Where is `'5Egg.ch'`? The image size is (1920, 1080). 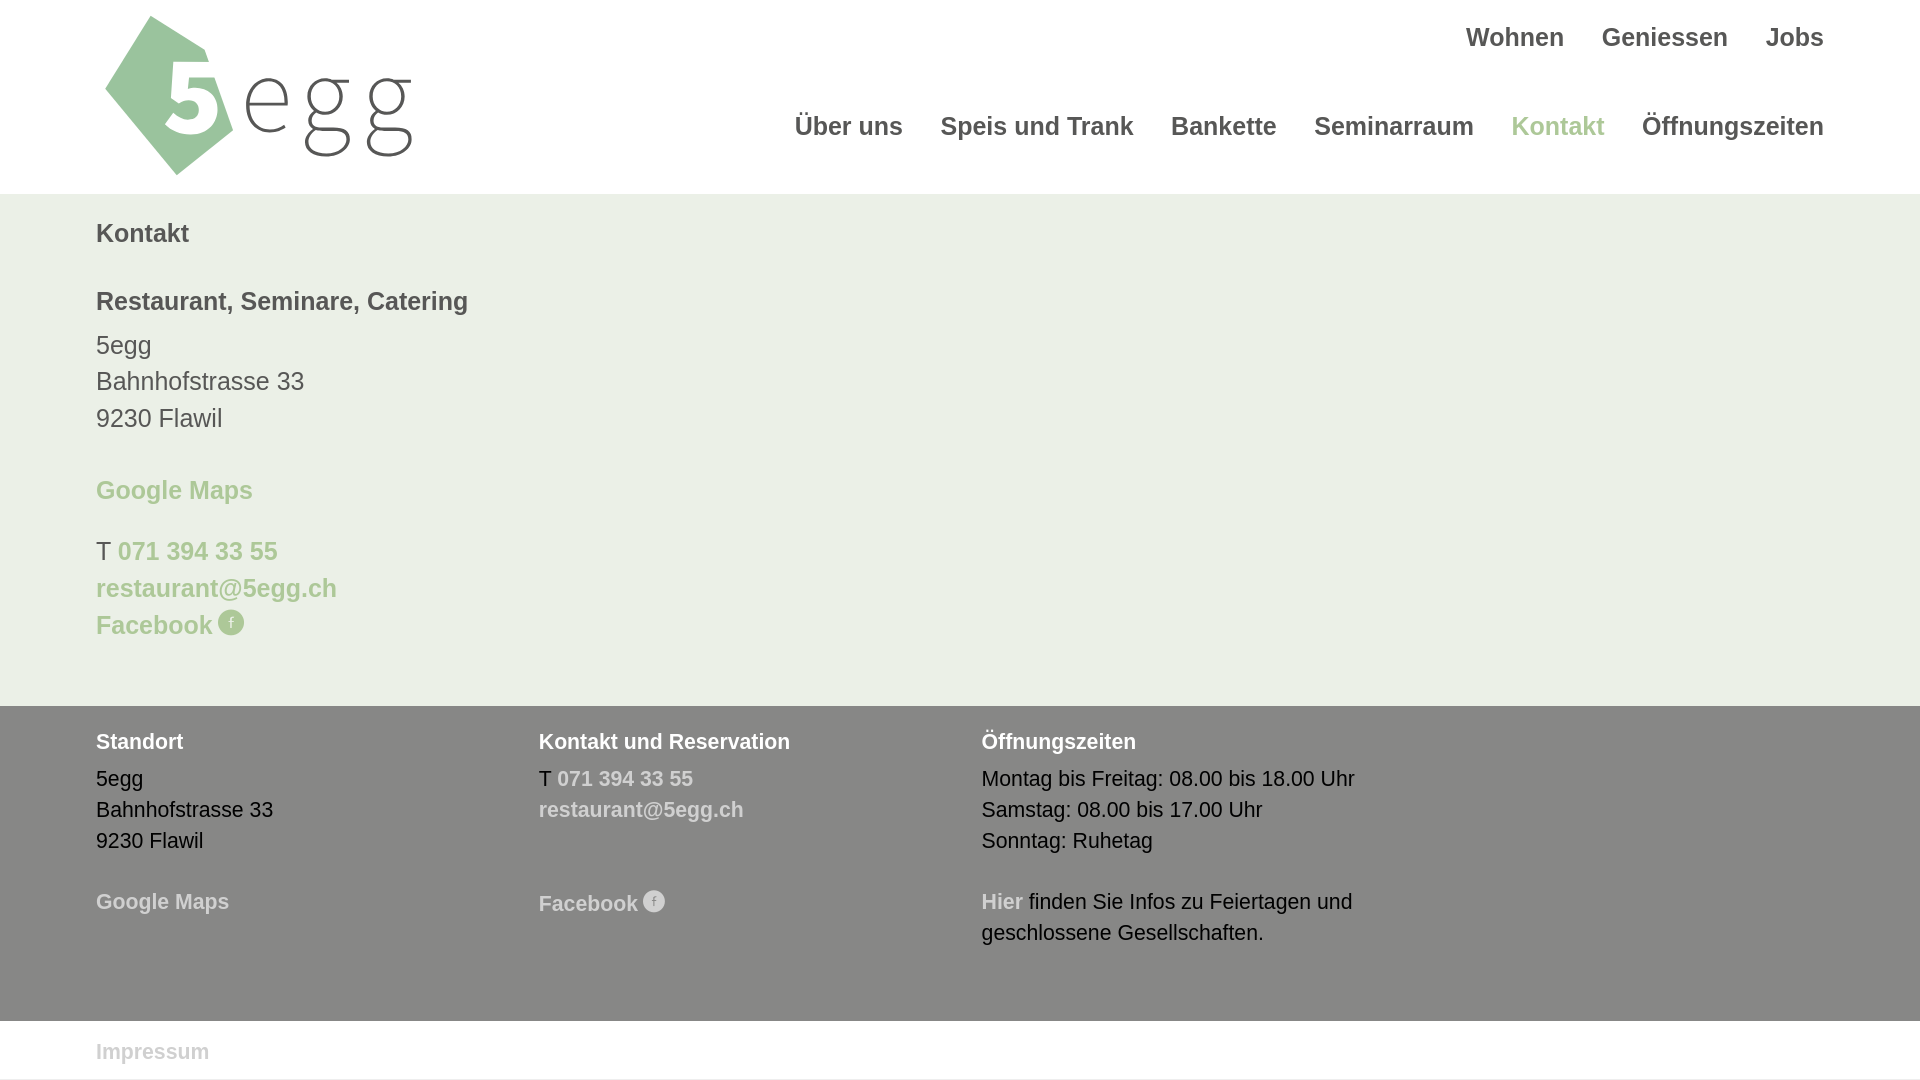 '5Egg.ch' is located at coordinates (257, 95).